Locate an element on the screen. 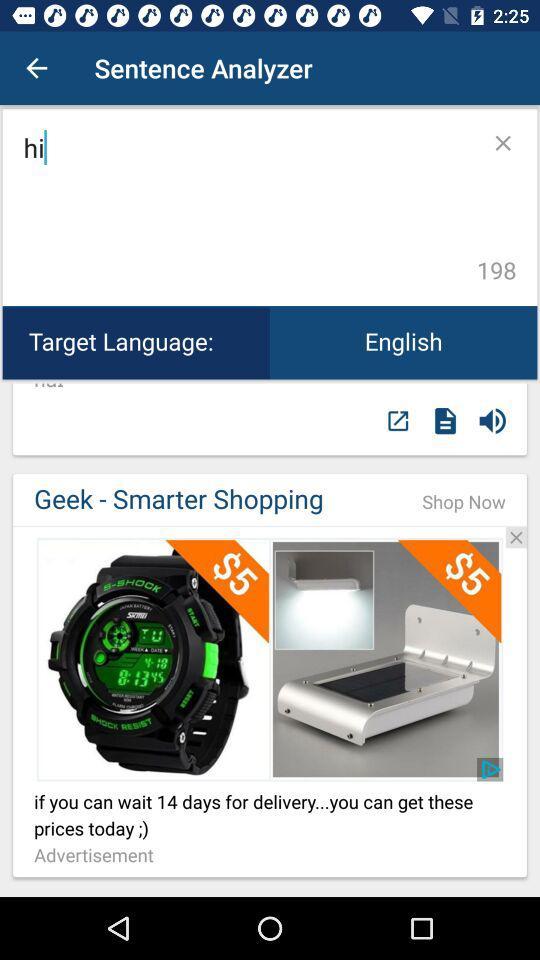 The image size is (540, 960). icon below if you can item is located at coordinates (98, 854).